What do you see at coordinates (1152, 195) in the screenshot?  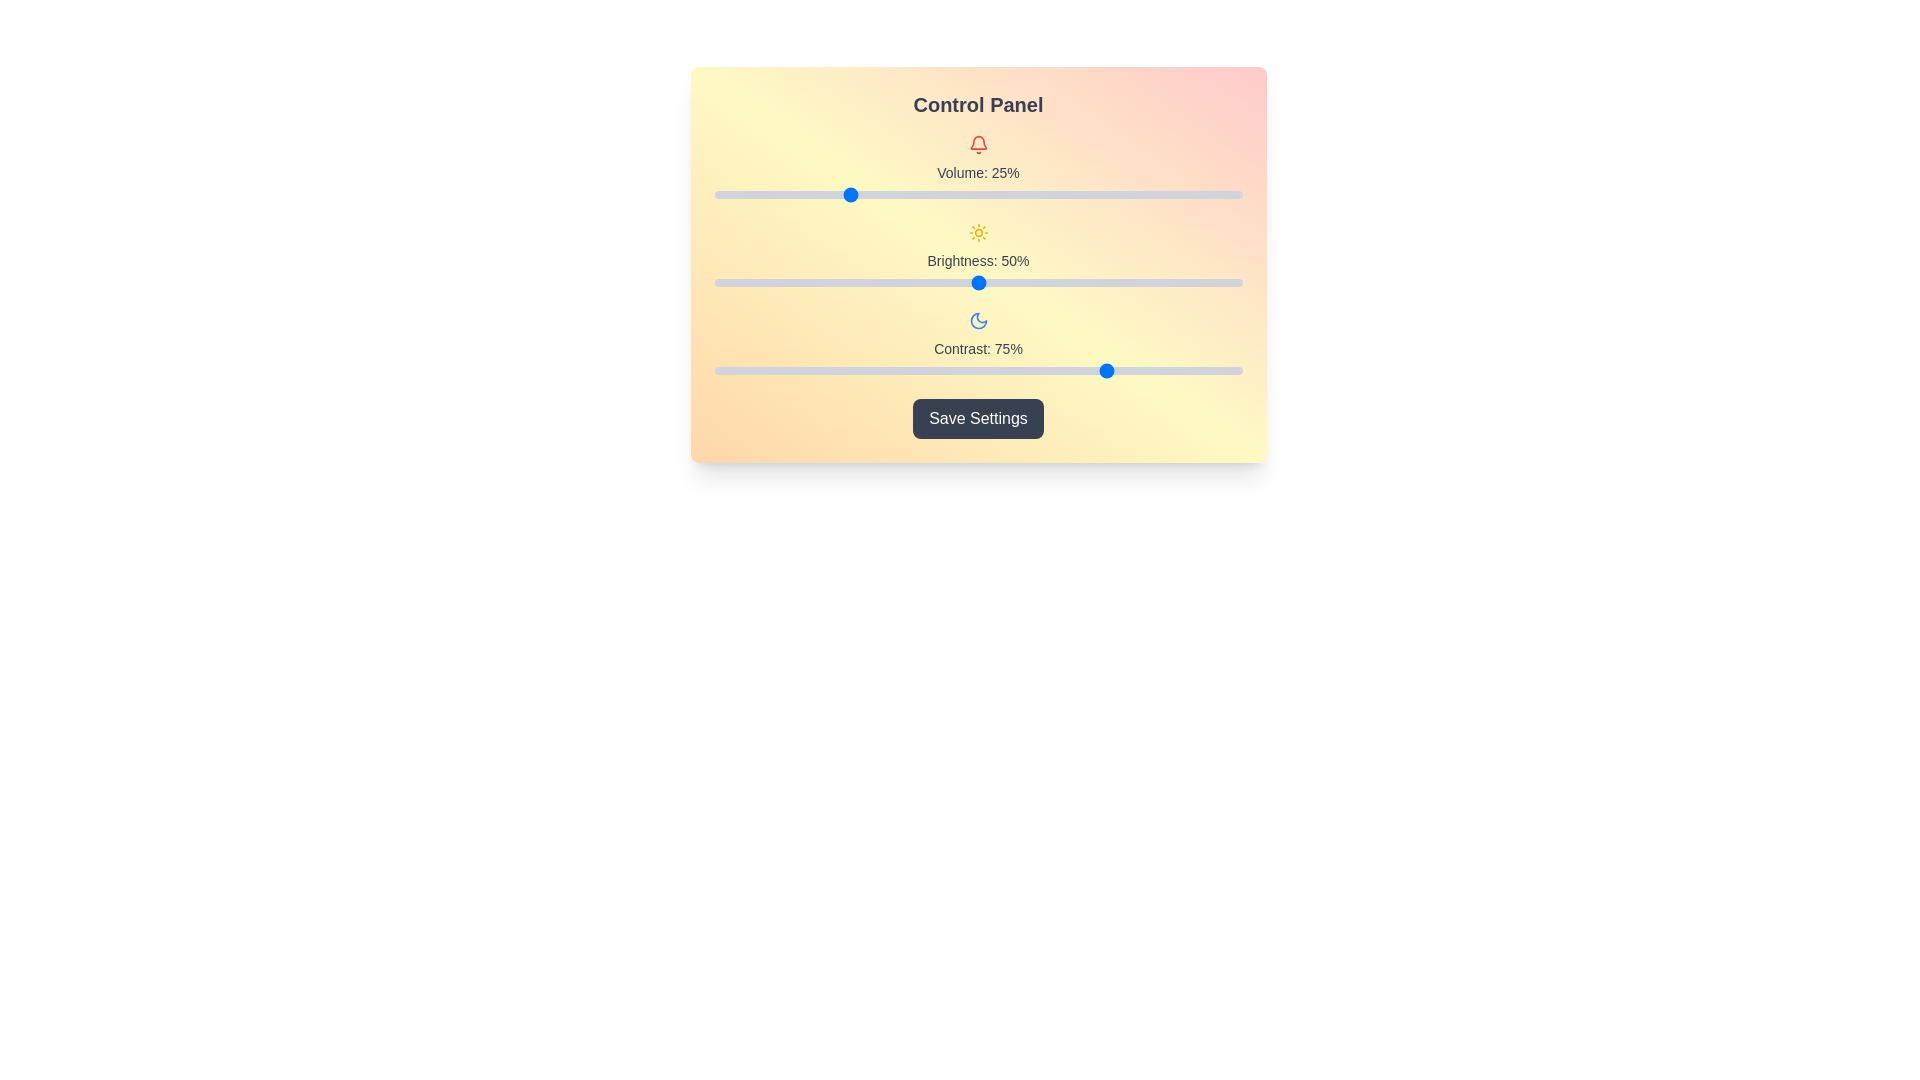 I see `the volume` at bounding box center [1152, 195].